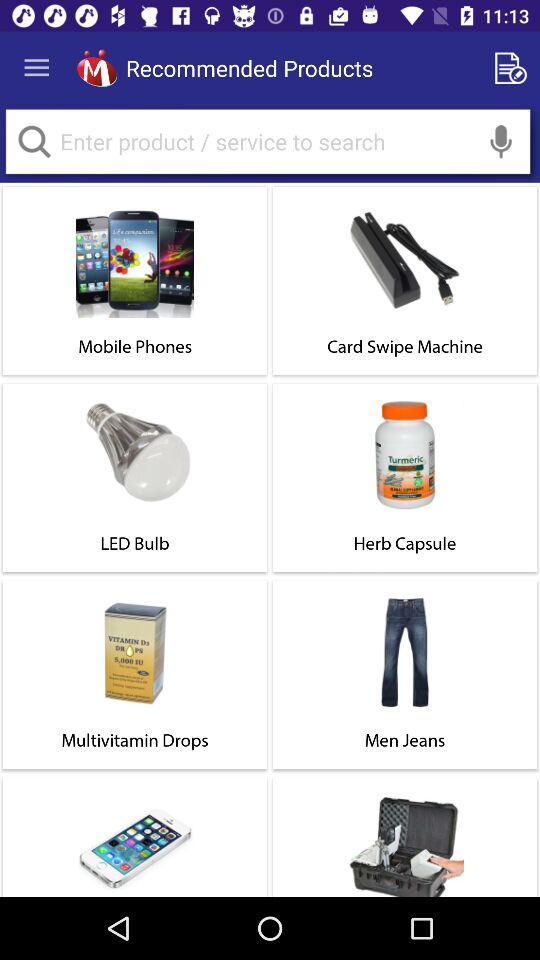  Describe the element at coordinates (500, 140) in the screenshot. I see `voice search` at that location.